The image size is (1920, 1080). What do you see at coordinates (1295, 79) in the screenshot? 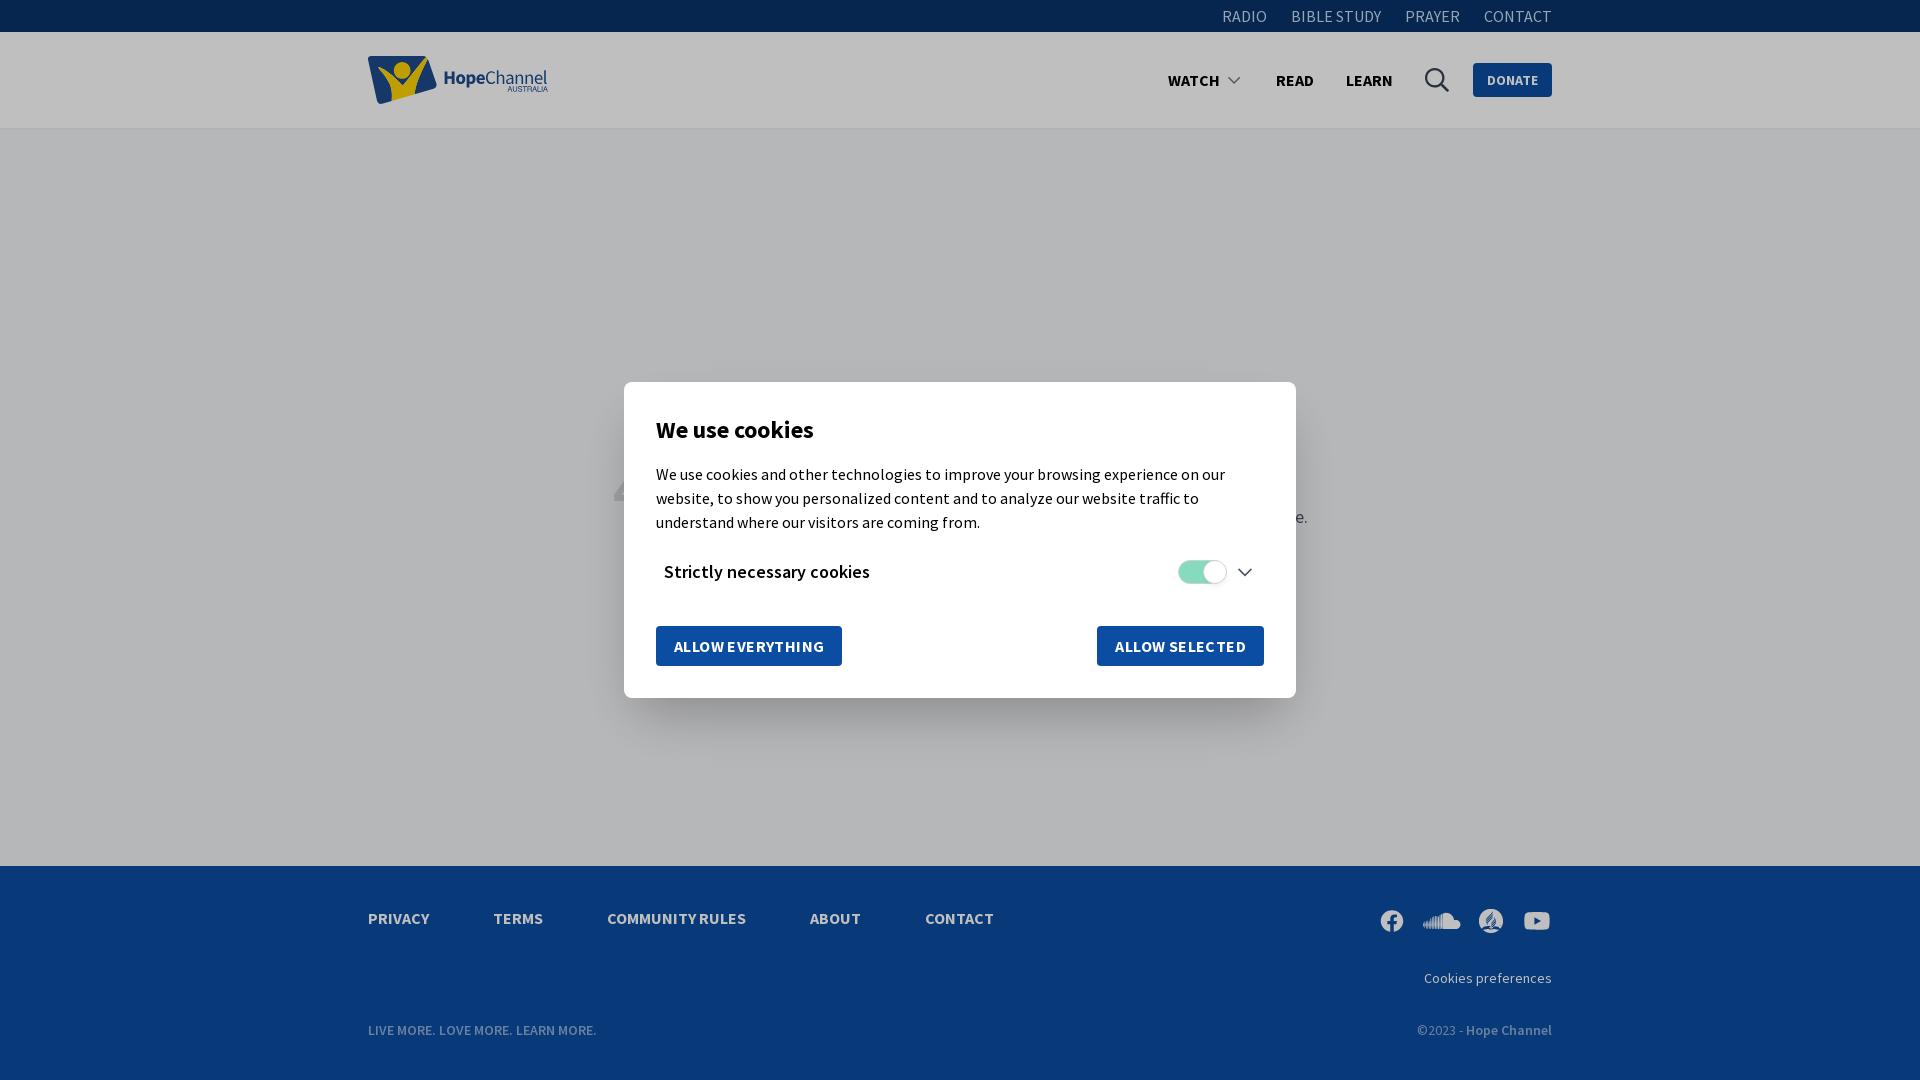
I see `'READ'` at bounding box center [1295, 79].